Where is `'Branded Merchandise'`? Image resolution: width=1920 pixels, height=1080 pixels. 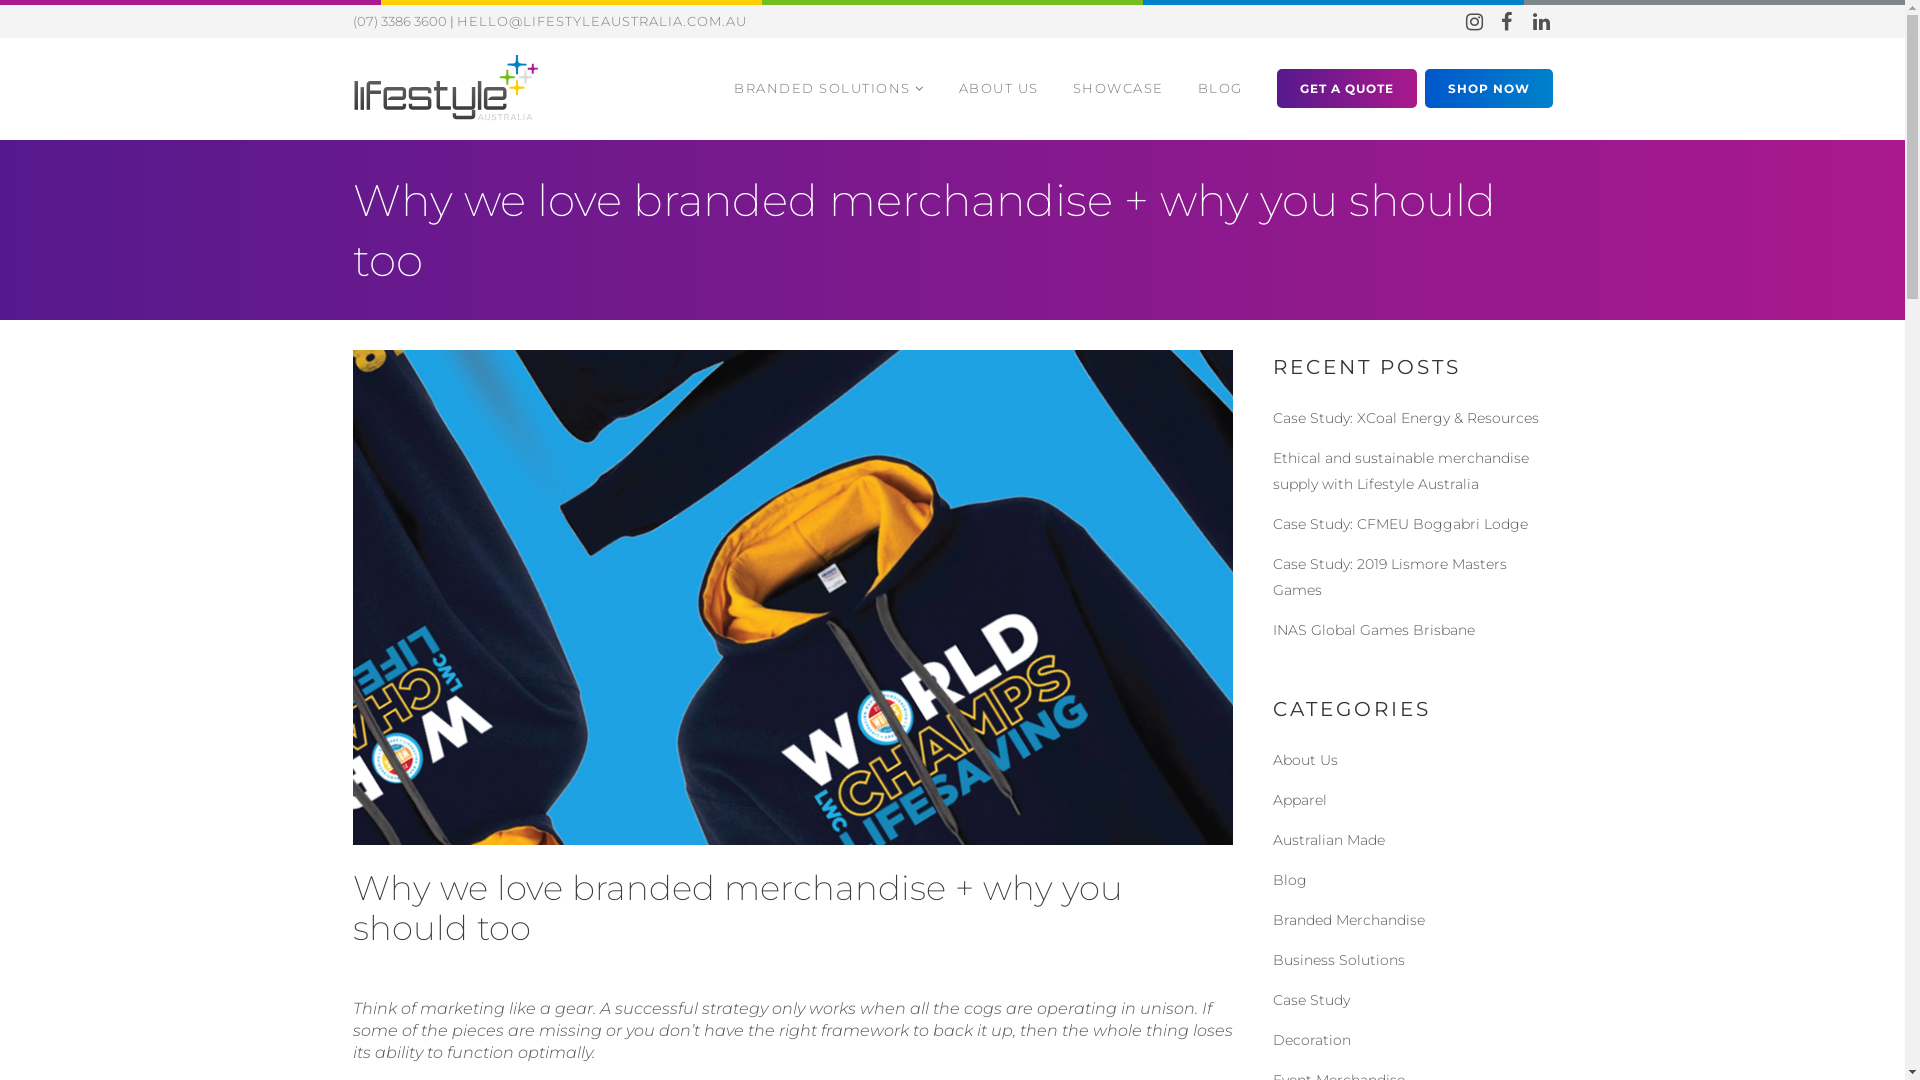
'Branded Merchandise' is located at coordinates (1348, 920).